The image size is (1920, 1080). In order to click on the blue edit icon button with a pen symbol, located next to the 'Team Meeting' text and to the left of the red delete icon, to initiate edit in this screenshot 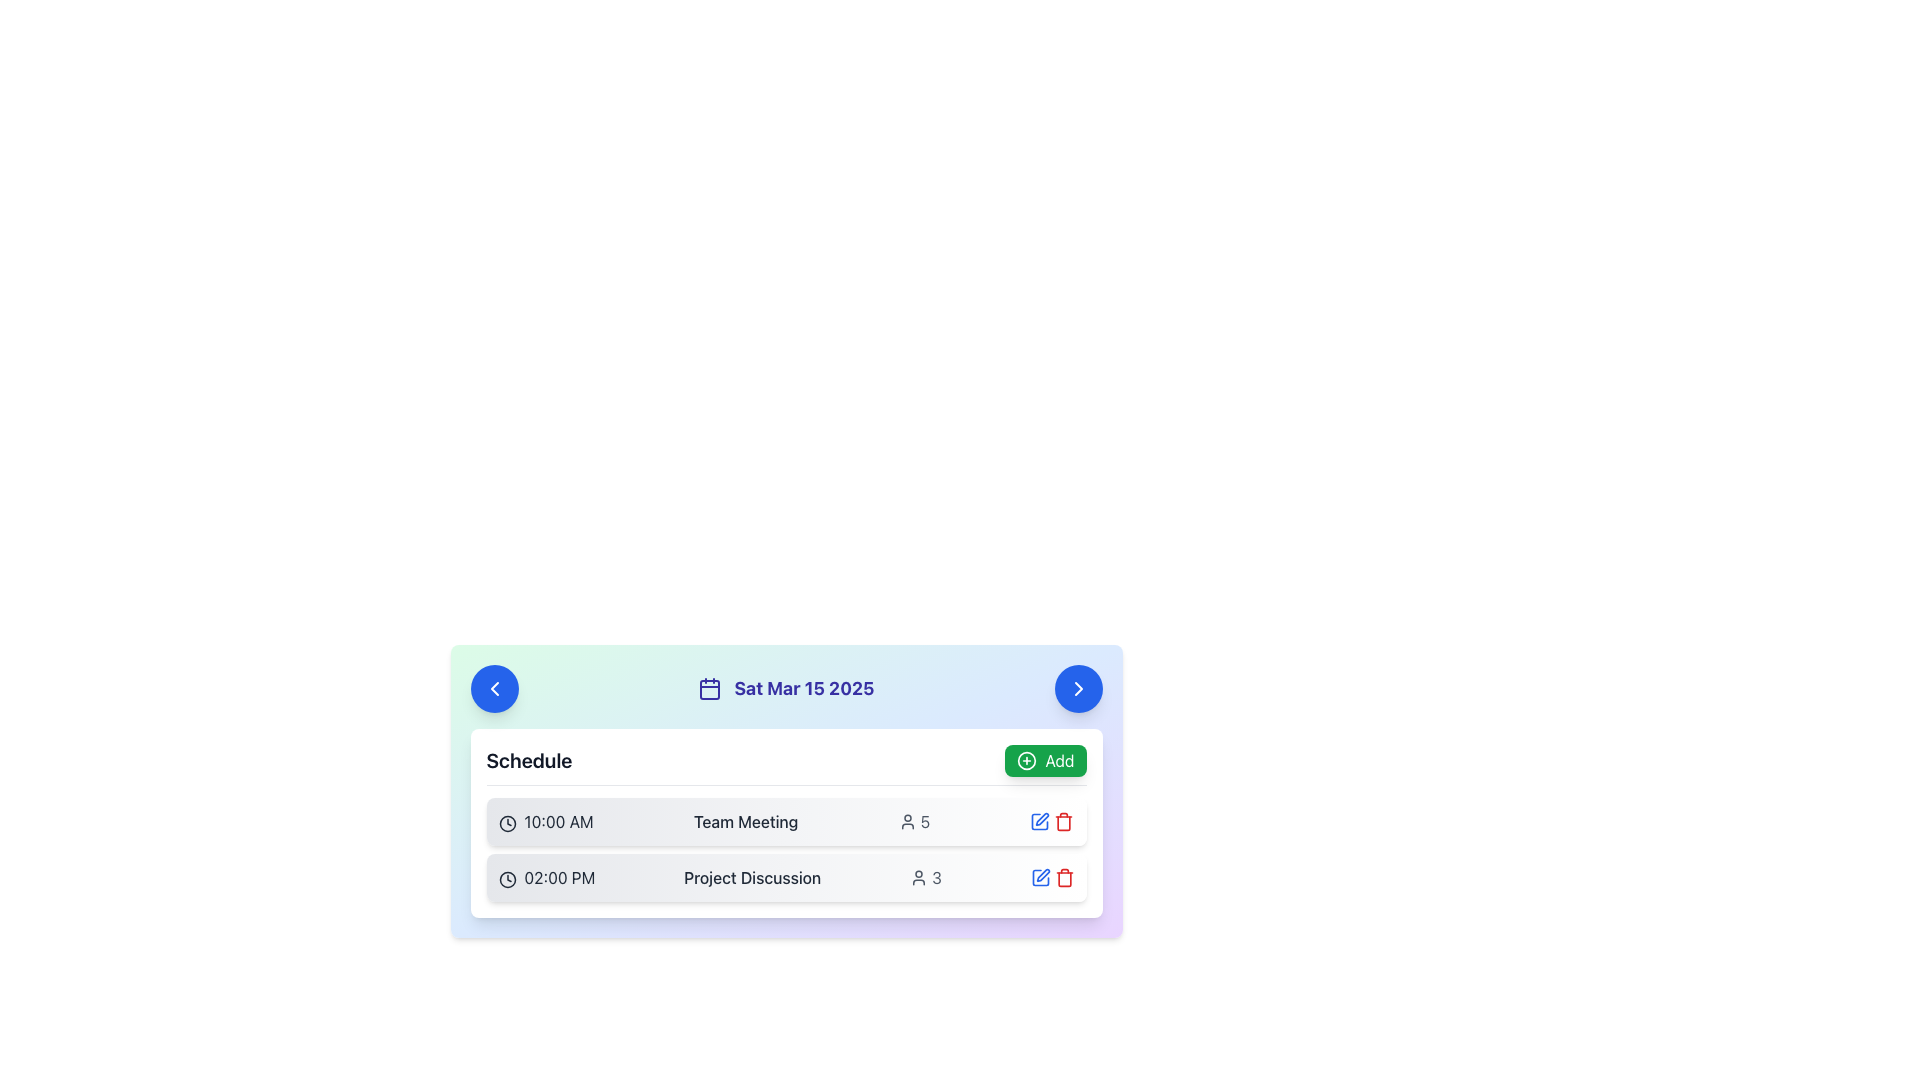, I will do `click(1040, 821)`.